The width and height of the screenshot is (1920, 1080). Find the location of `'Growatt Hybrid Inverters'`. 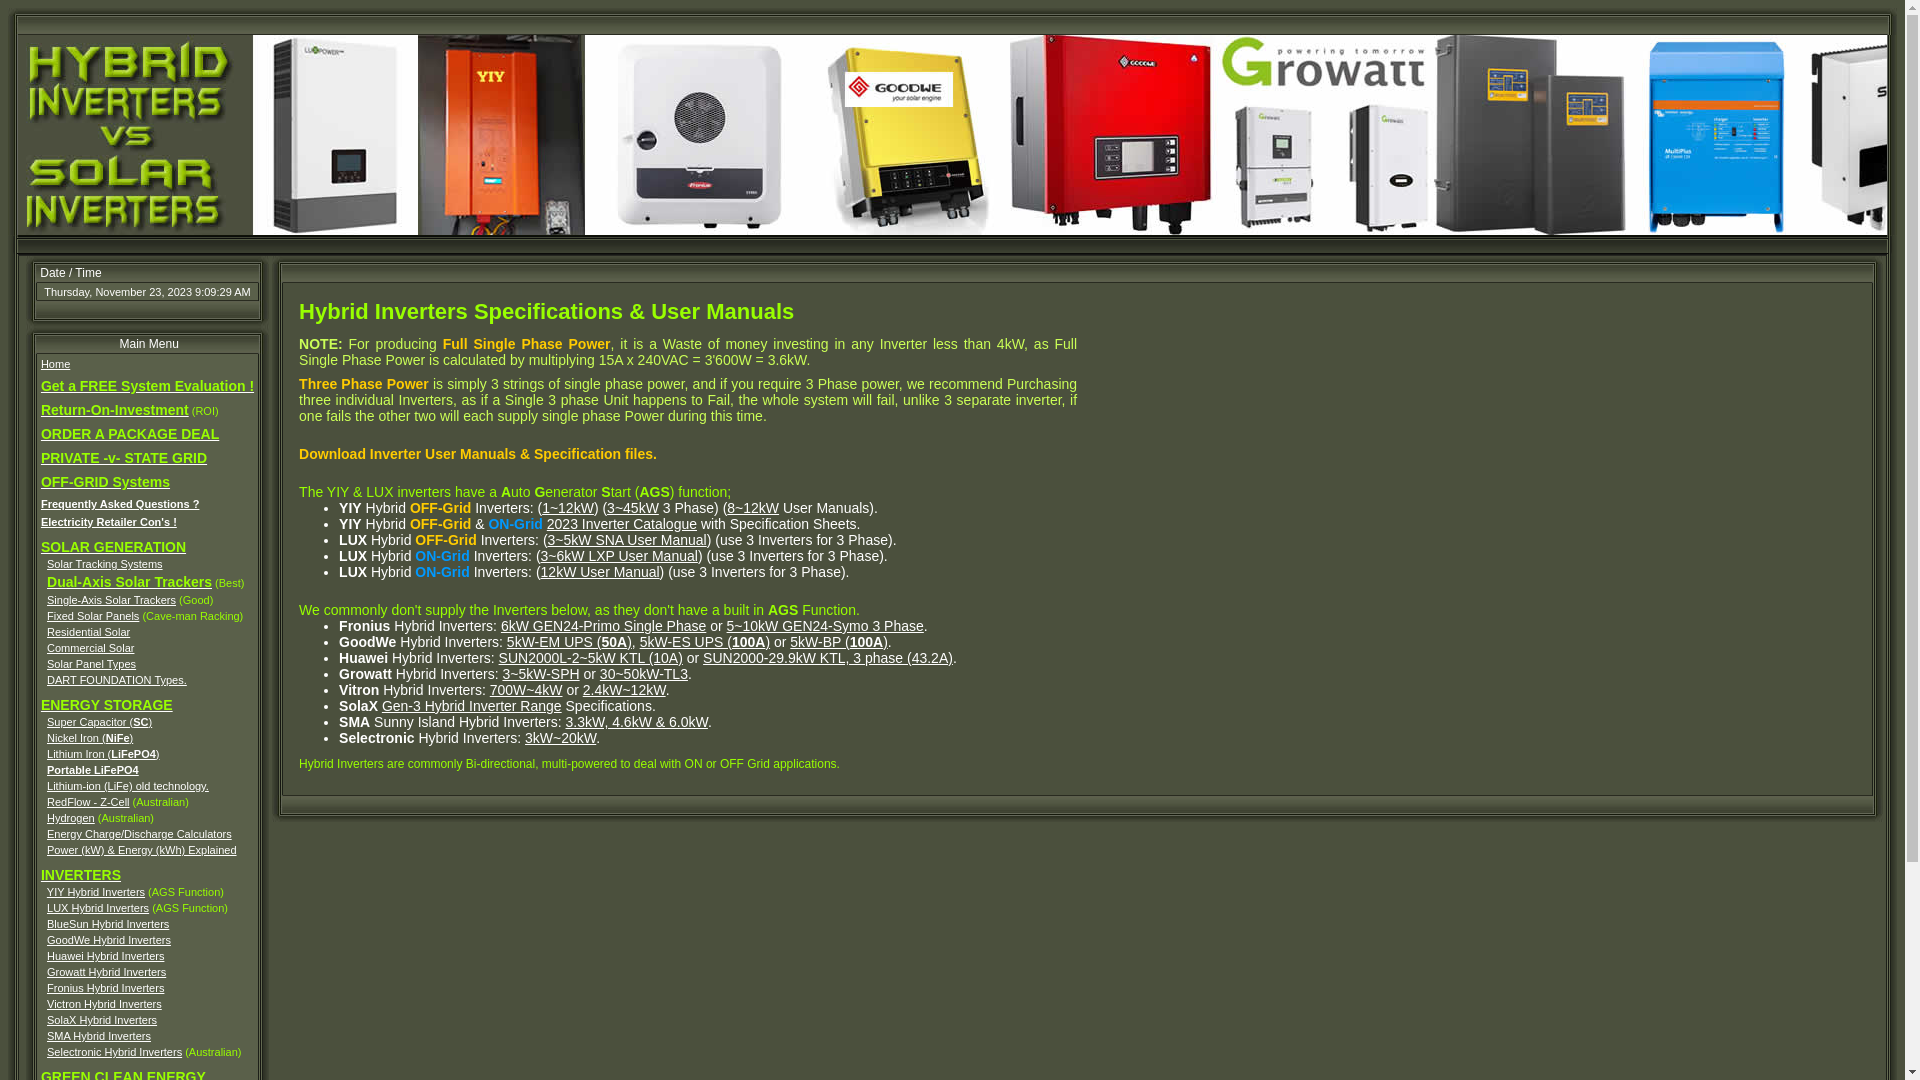

'Growatt Hybrid Inverters' is located at coordinates (105, 971).